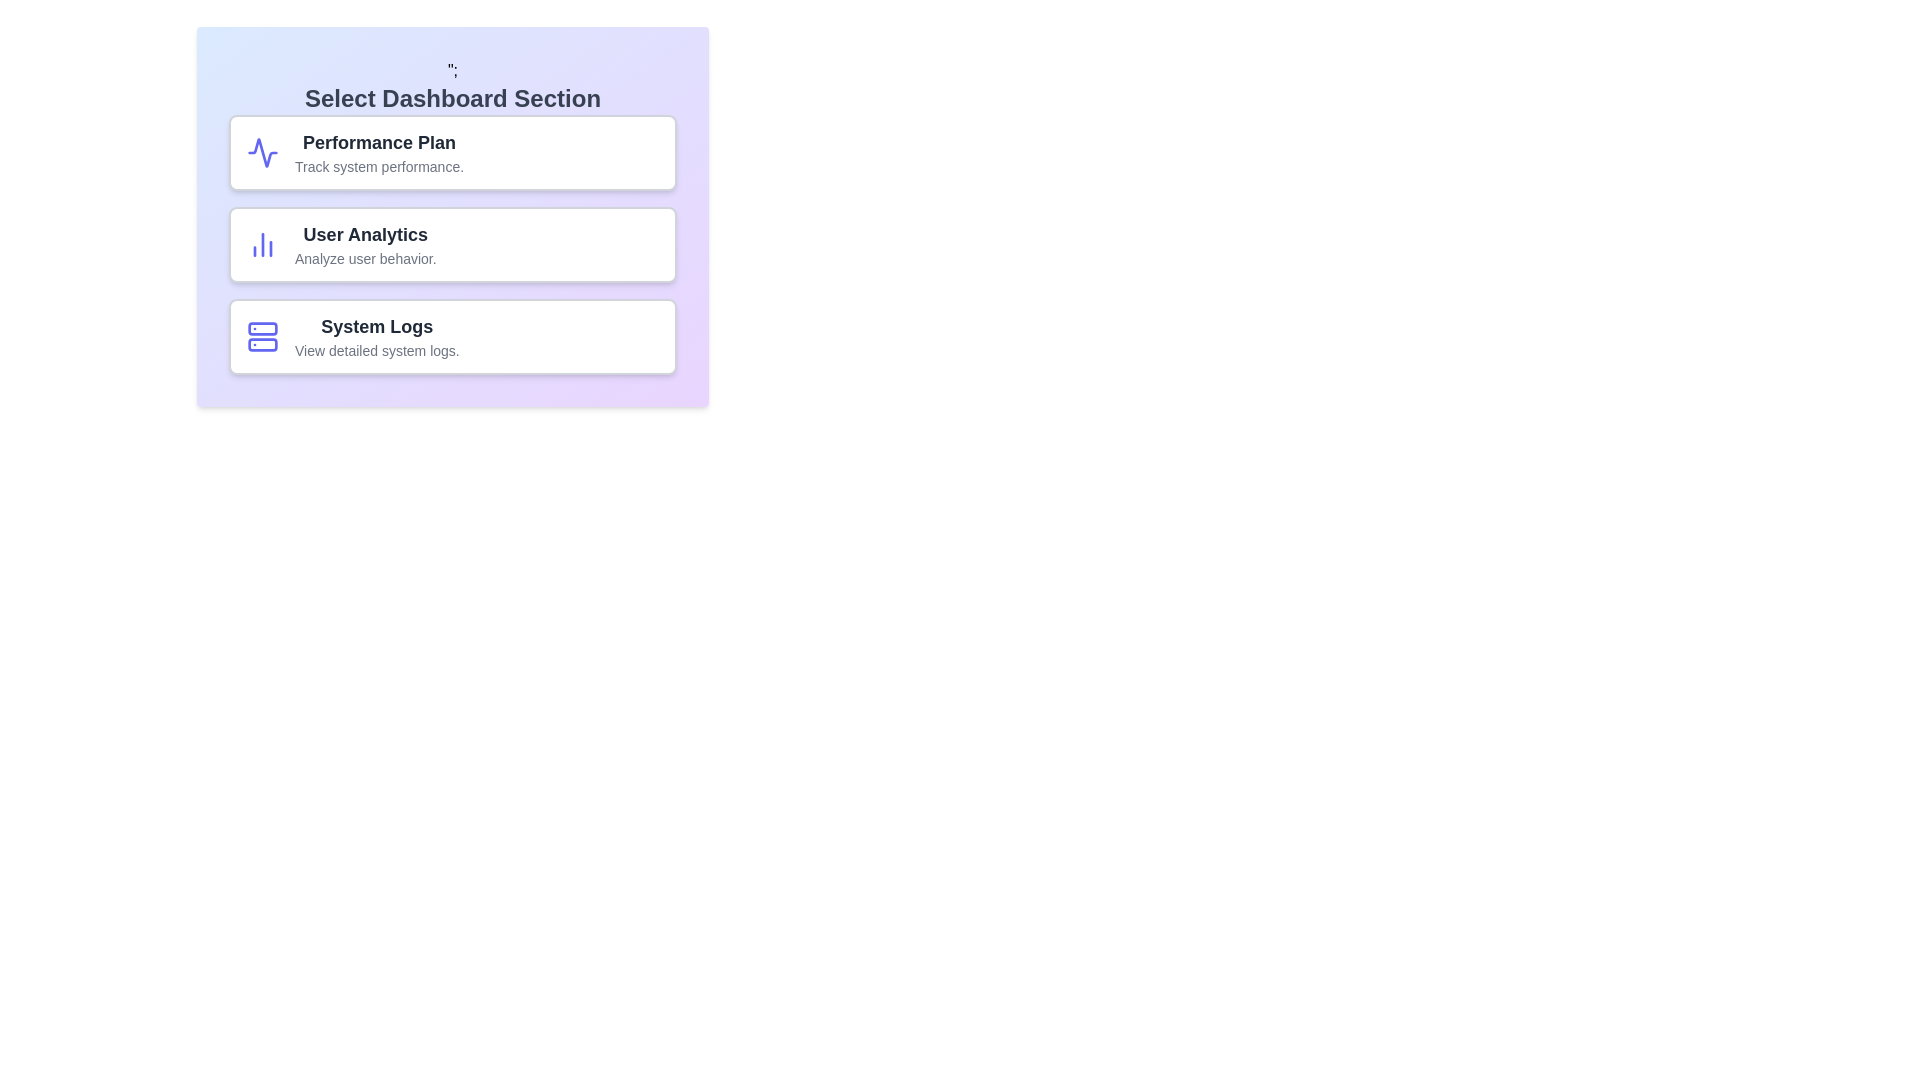  What do you see at coordinates (451, 335) in the screenshot?
I see `the chip labeled 'System Logs'` at bounding box center [451, 335].